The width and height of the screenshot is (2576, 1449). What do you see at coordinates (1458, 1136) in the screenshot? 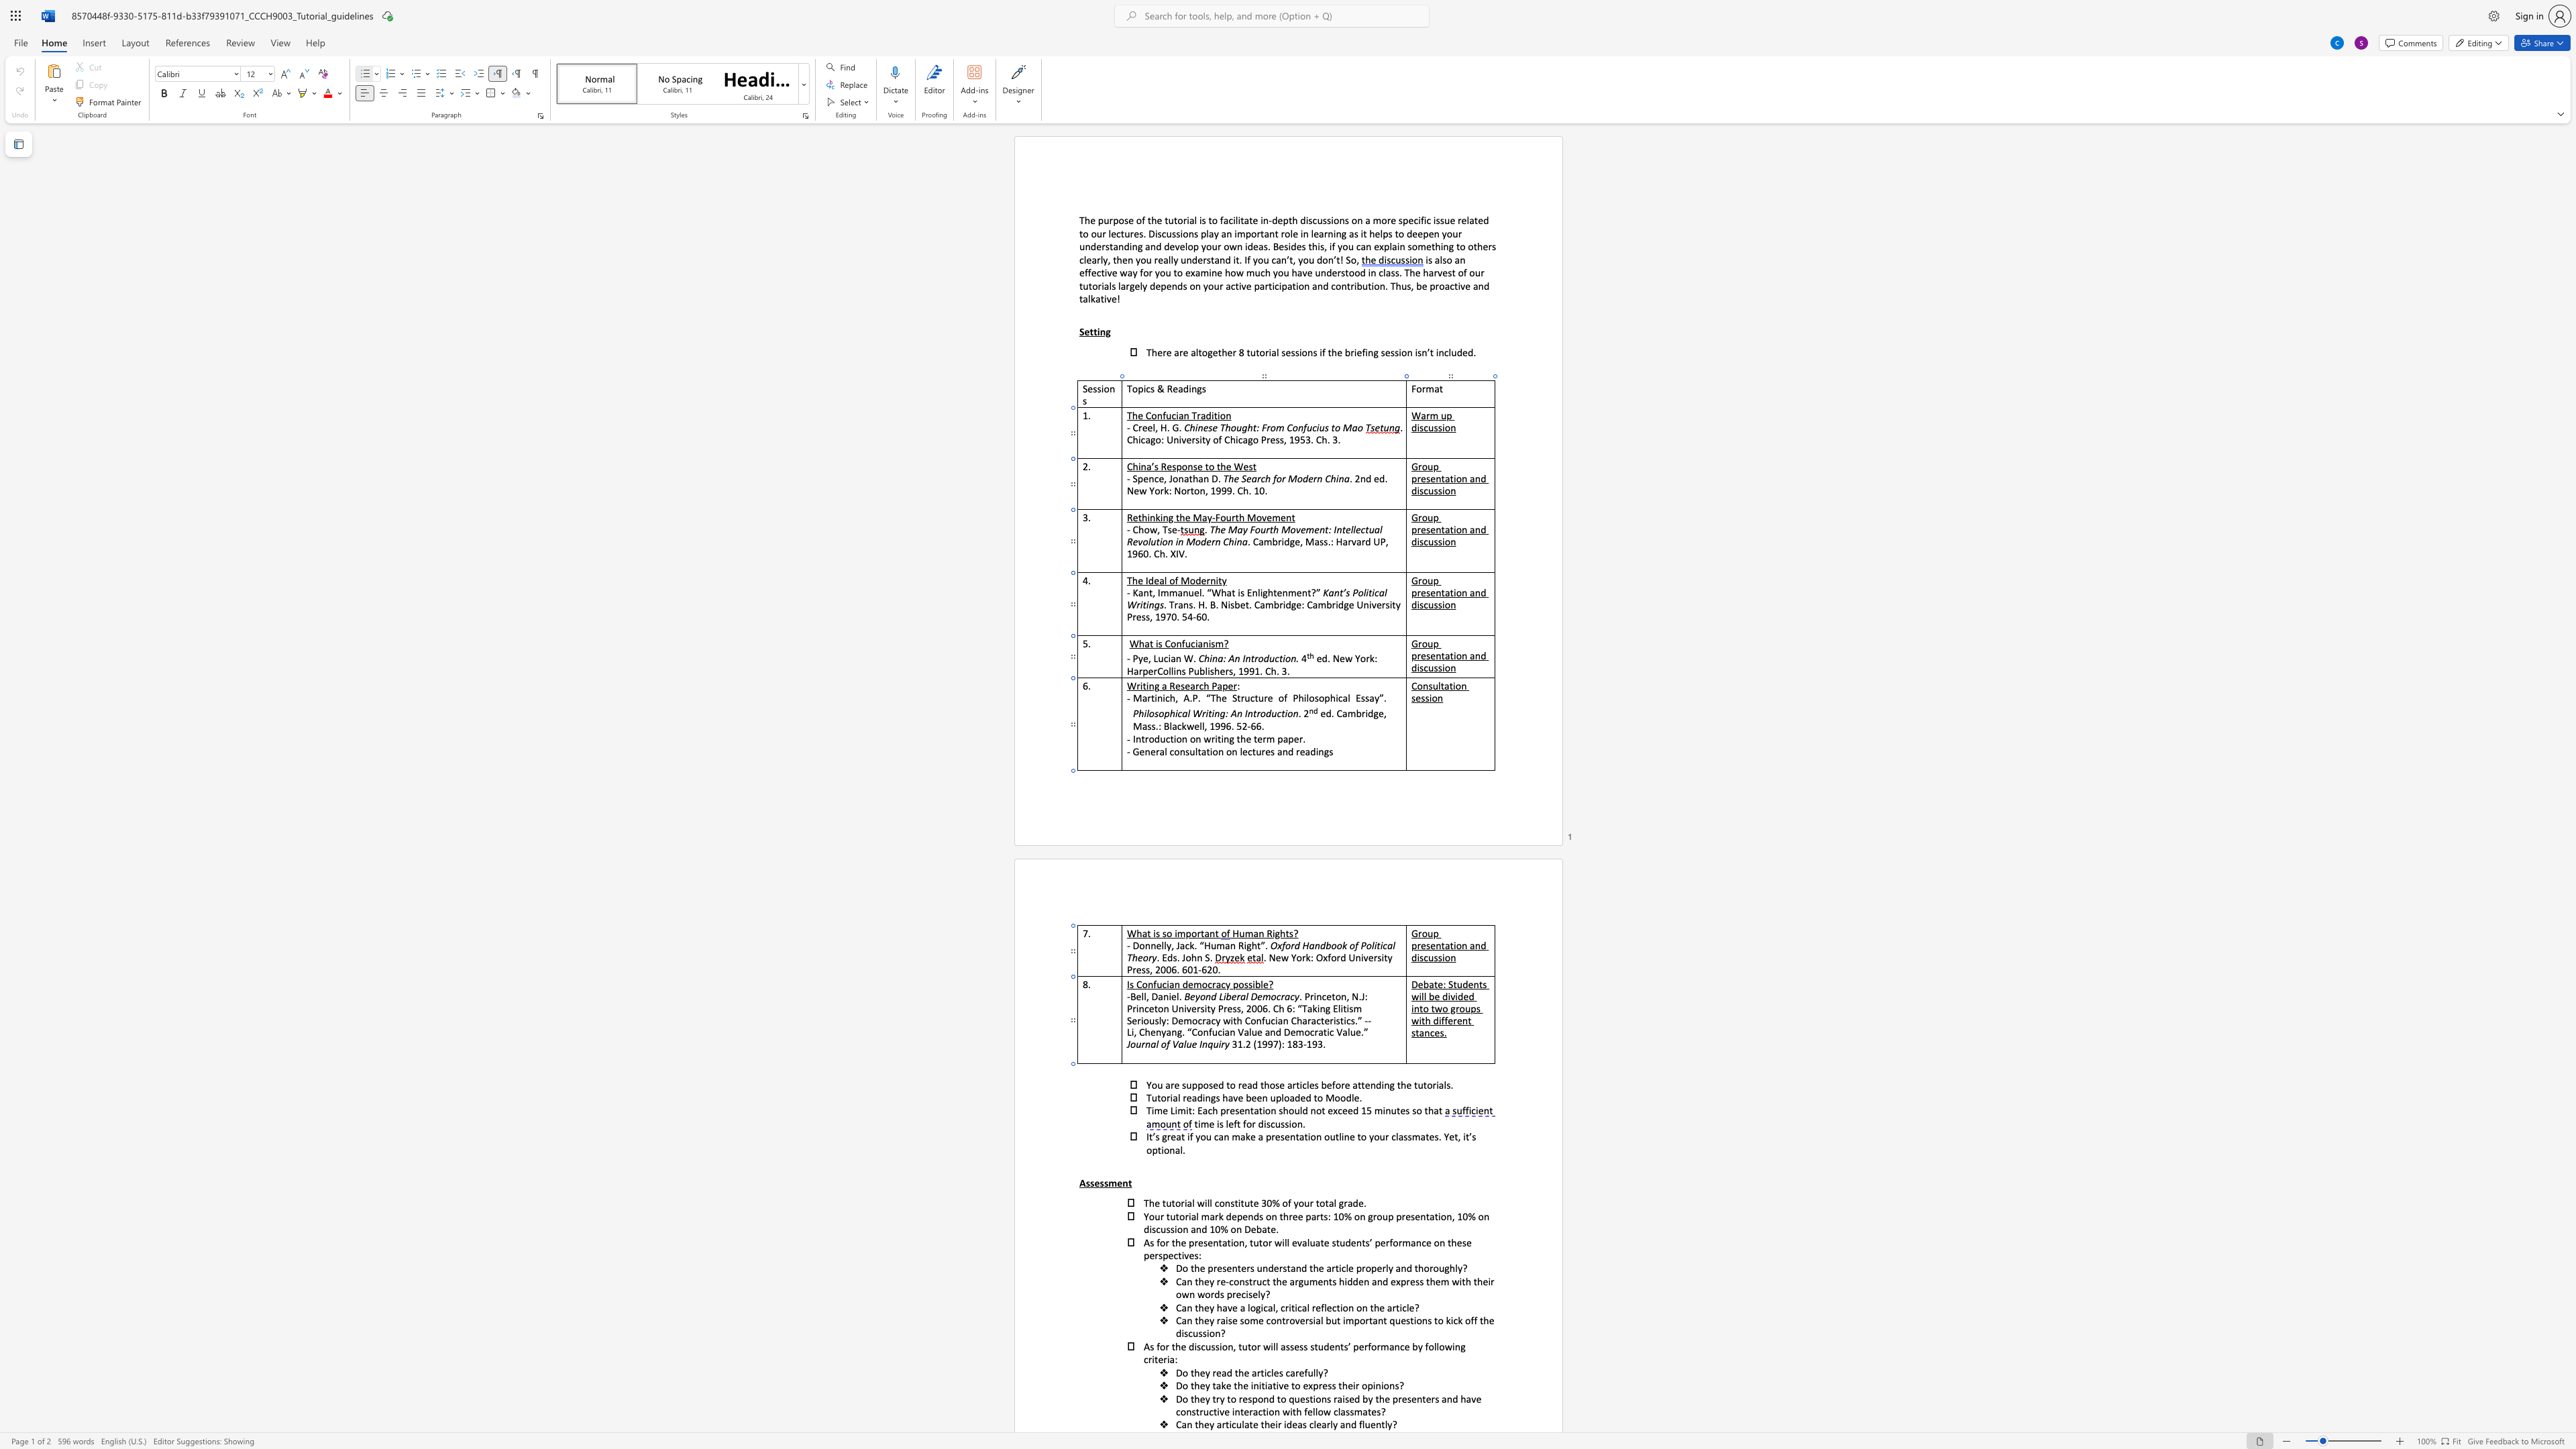
I see `the 1th character "," in the text` at bounding box center [1458, 1136].